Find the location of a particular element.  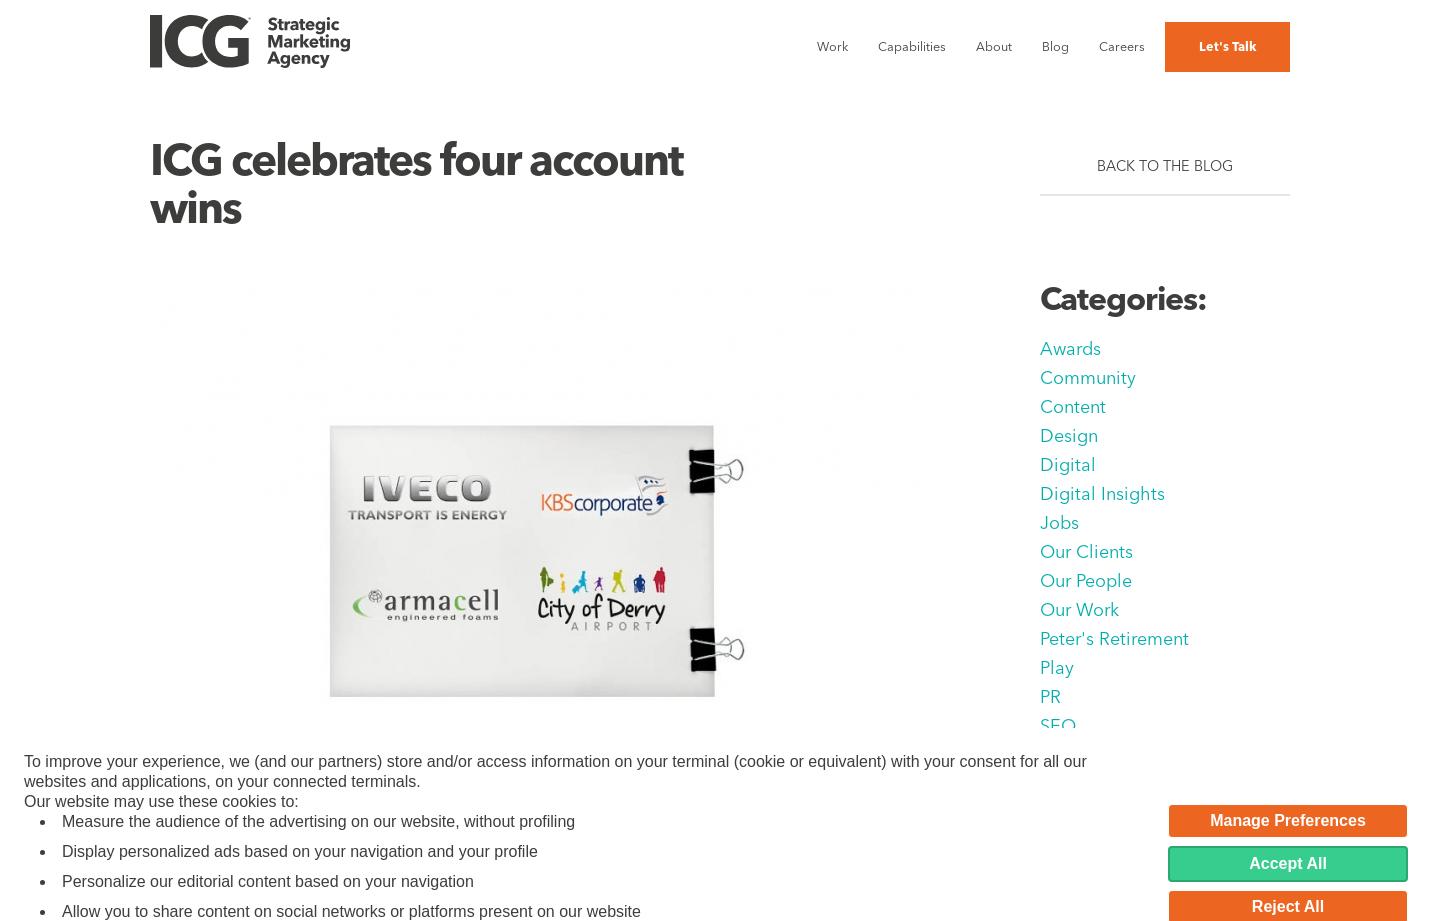

'About' is located at coordinates (975, 46).